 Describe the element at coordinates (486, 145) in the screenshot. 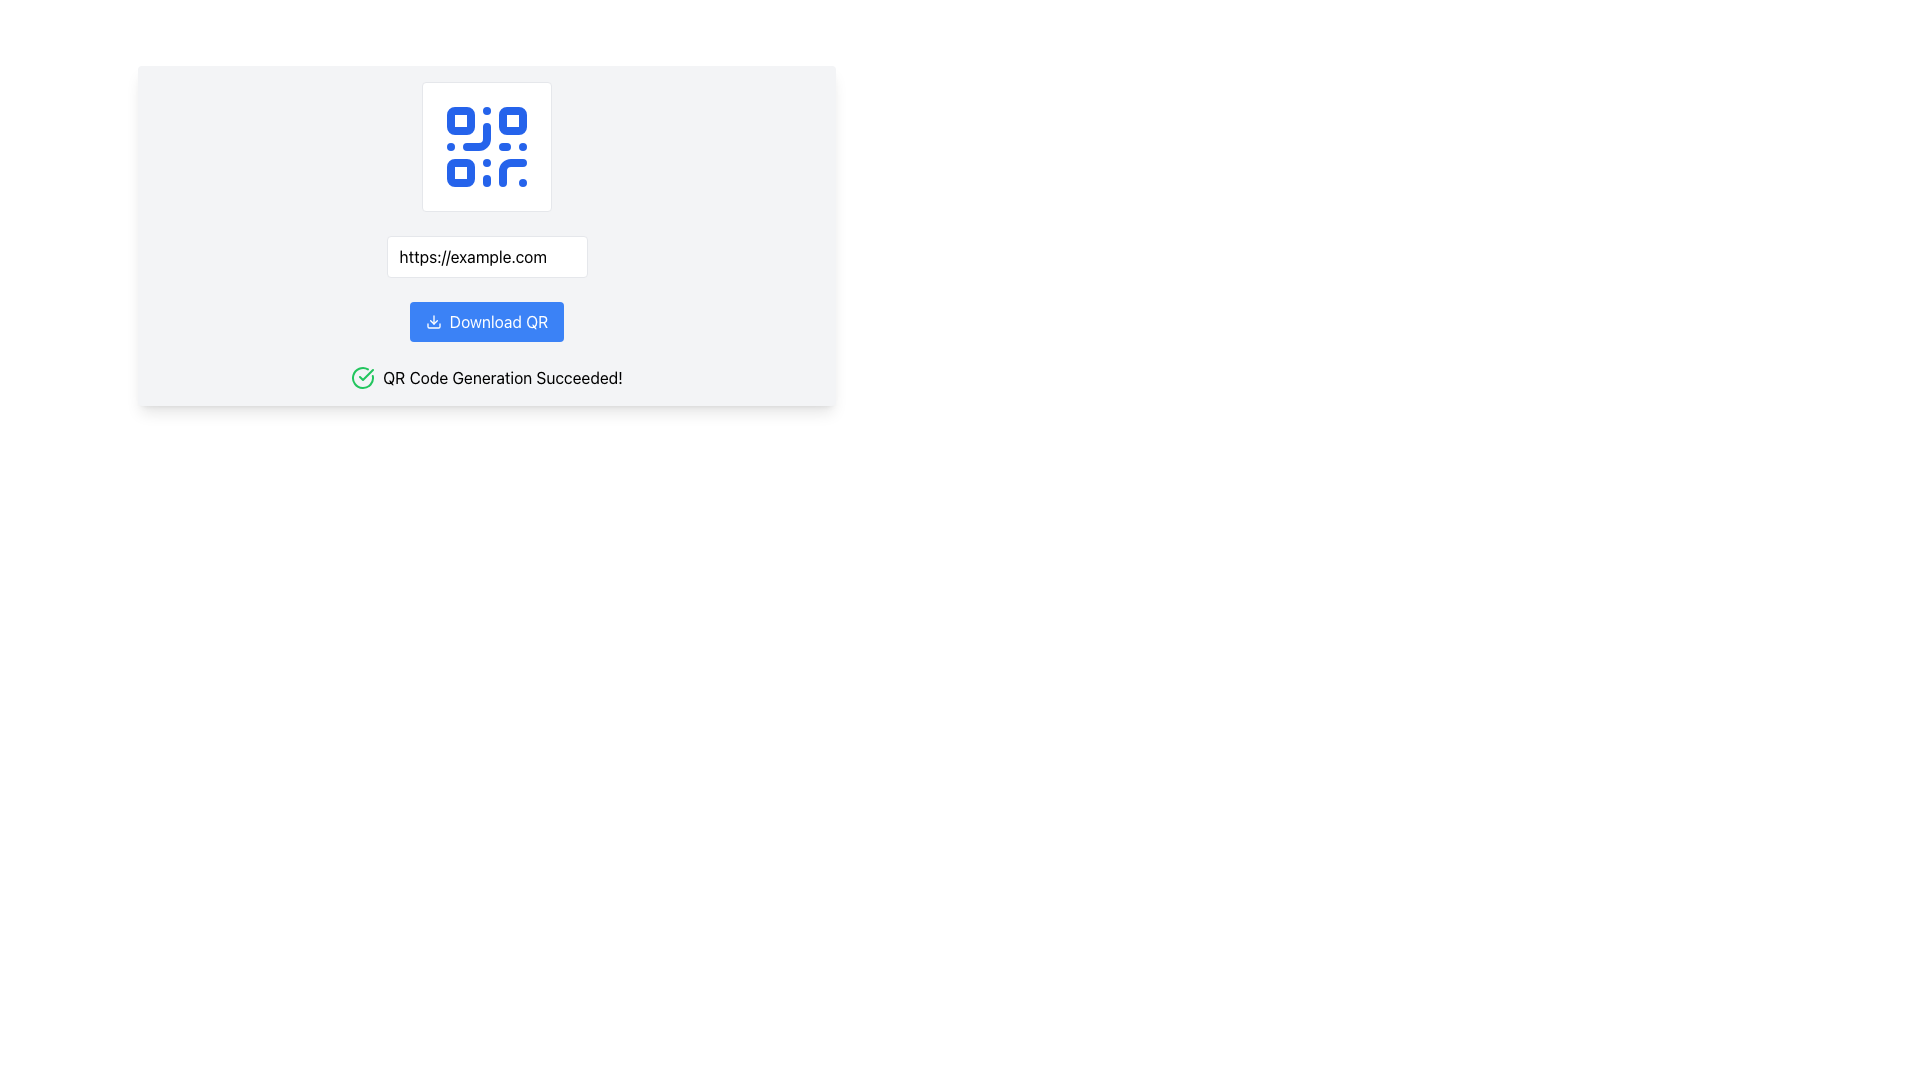

I see `the QR code icon, which is a prominent visual element in the middle of the interface` at that location.